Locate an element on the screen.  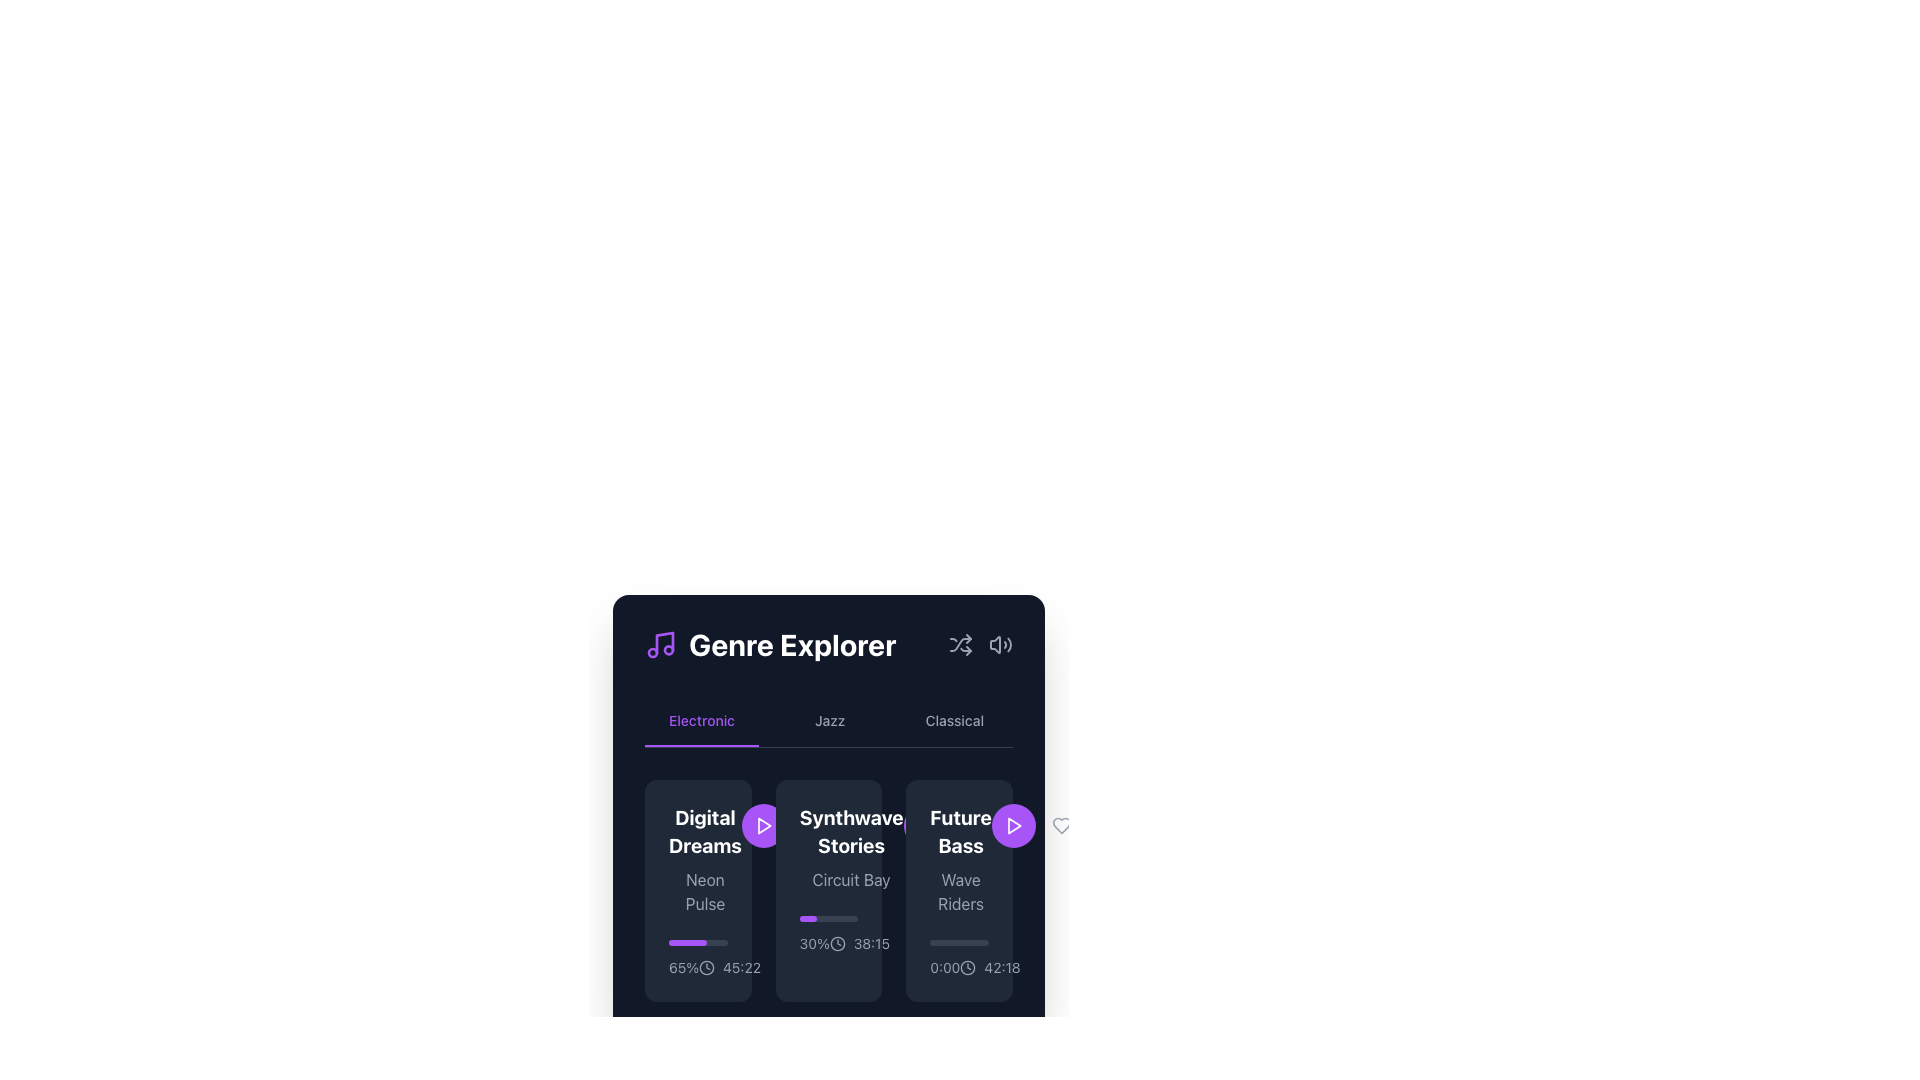
the SVG circle element styled as a clock face located in the top-right corner of the 'Genre Explorer' section by moving to its center point is located at coordinates (968, 967).